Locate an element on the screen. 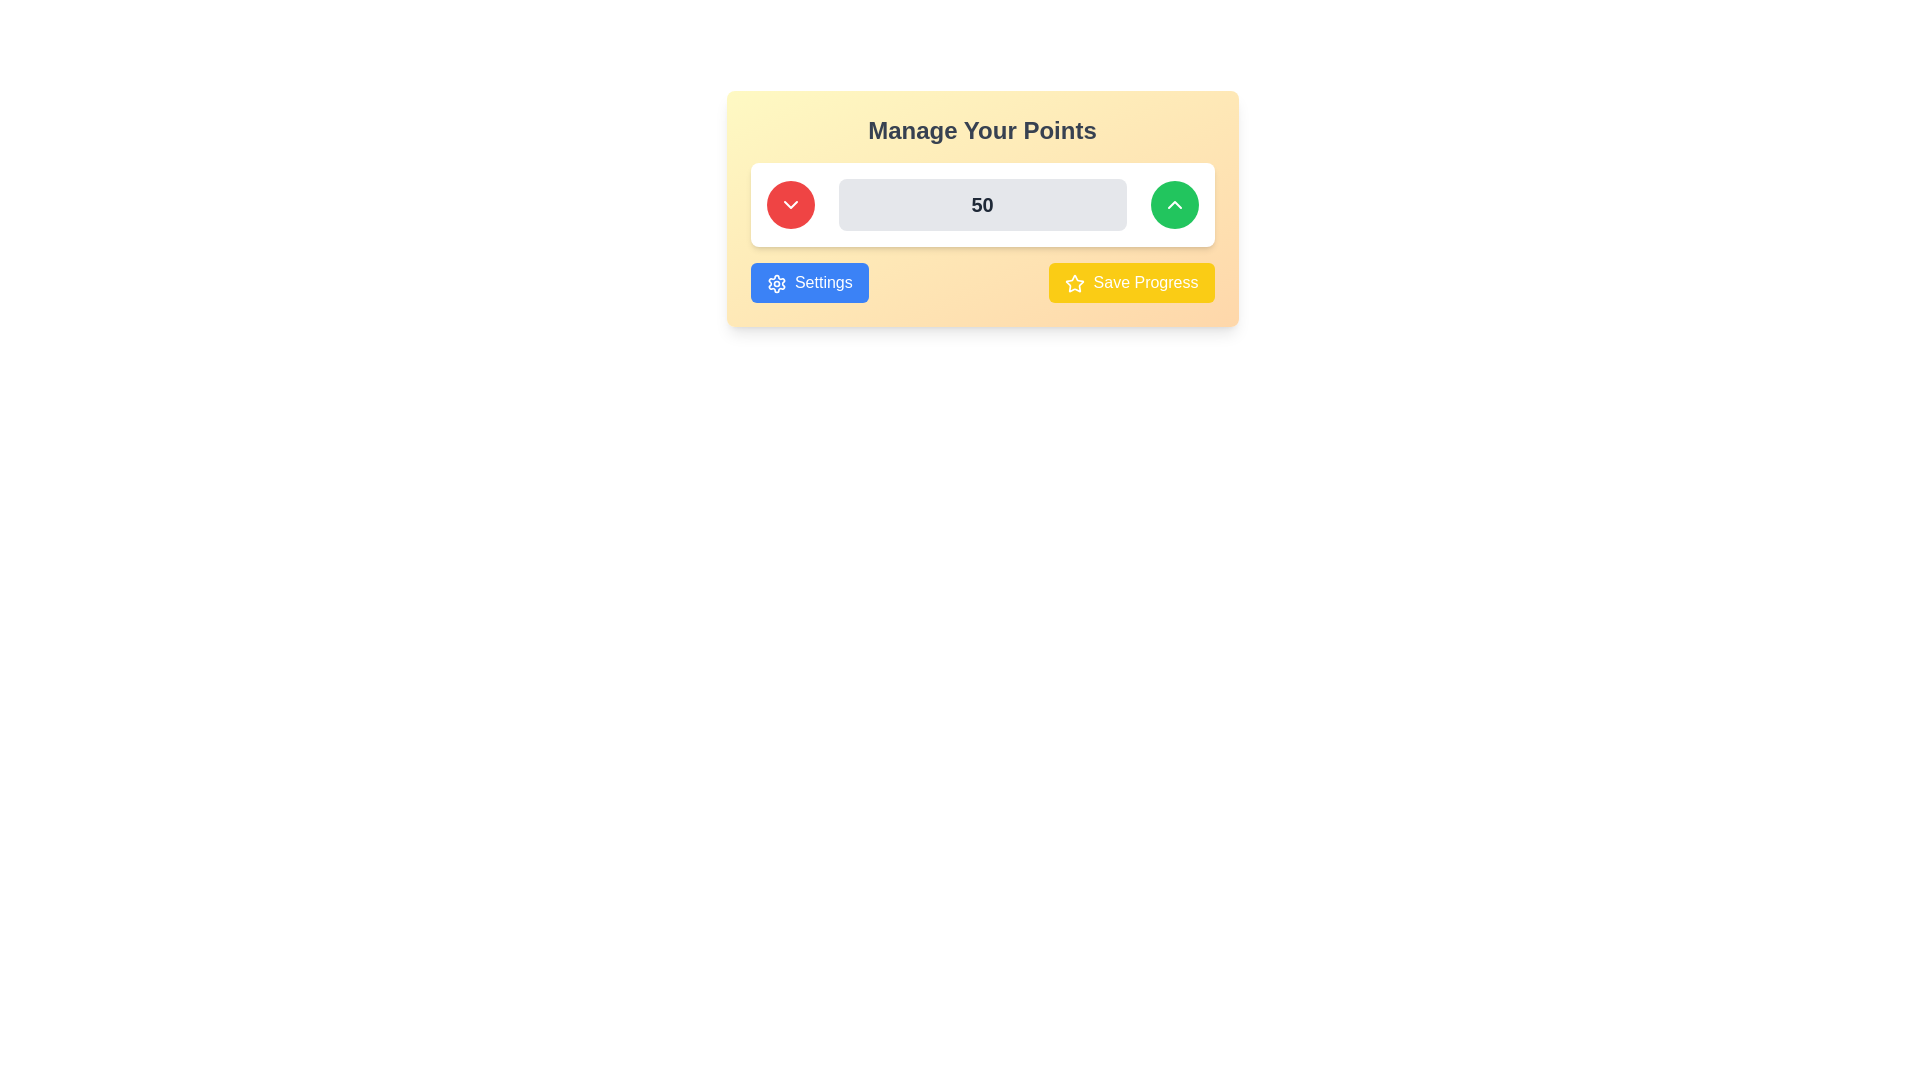 The height and width of the screenshot is (1080, 1920). the star-shaped icon with a golden-yellow border inside the 'Save Progress' button in the bottom-right corner of the main card interface is located at coordinates (1074, 283).